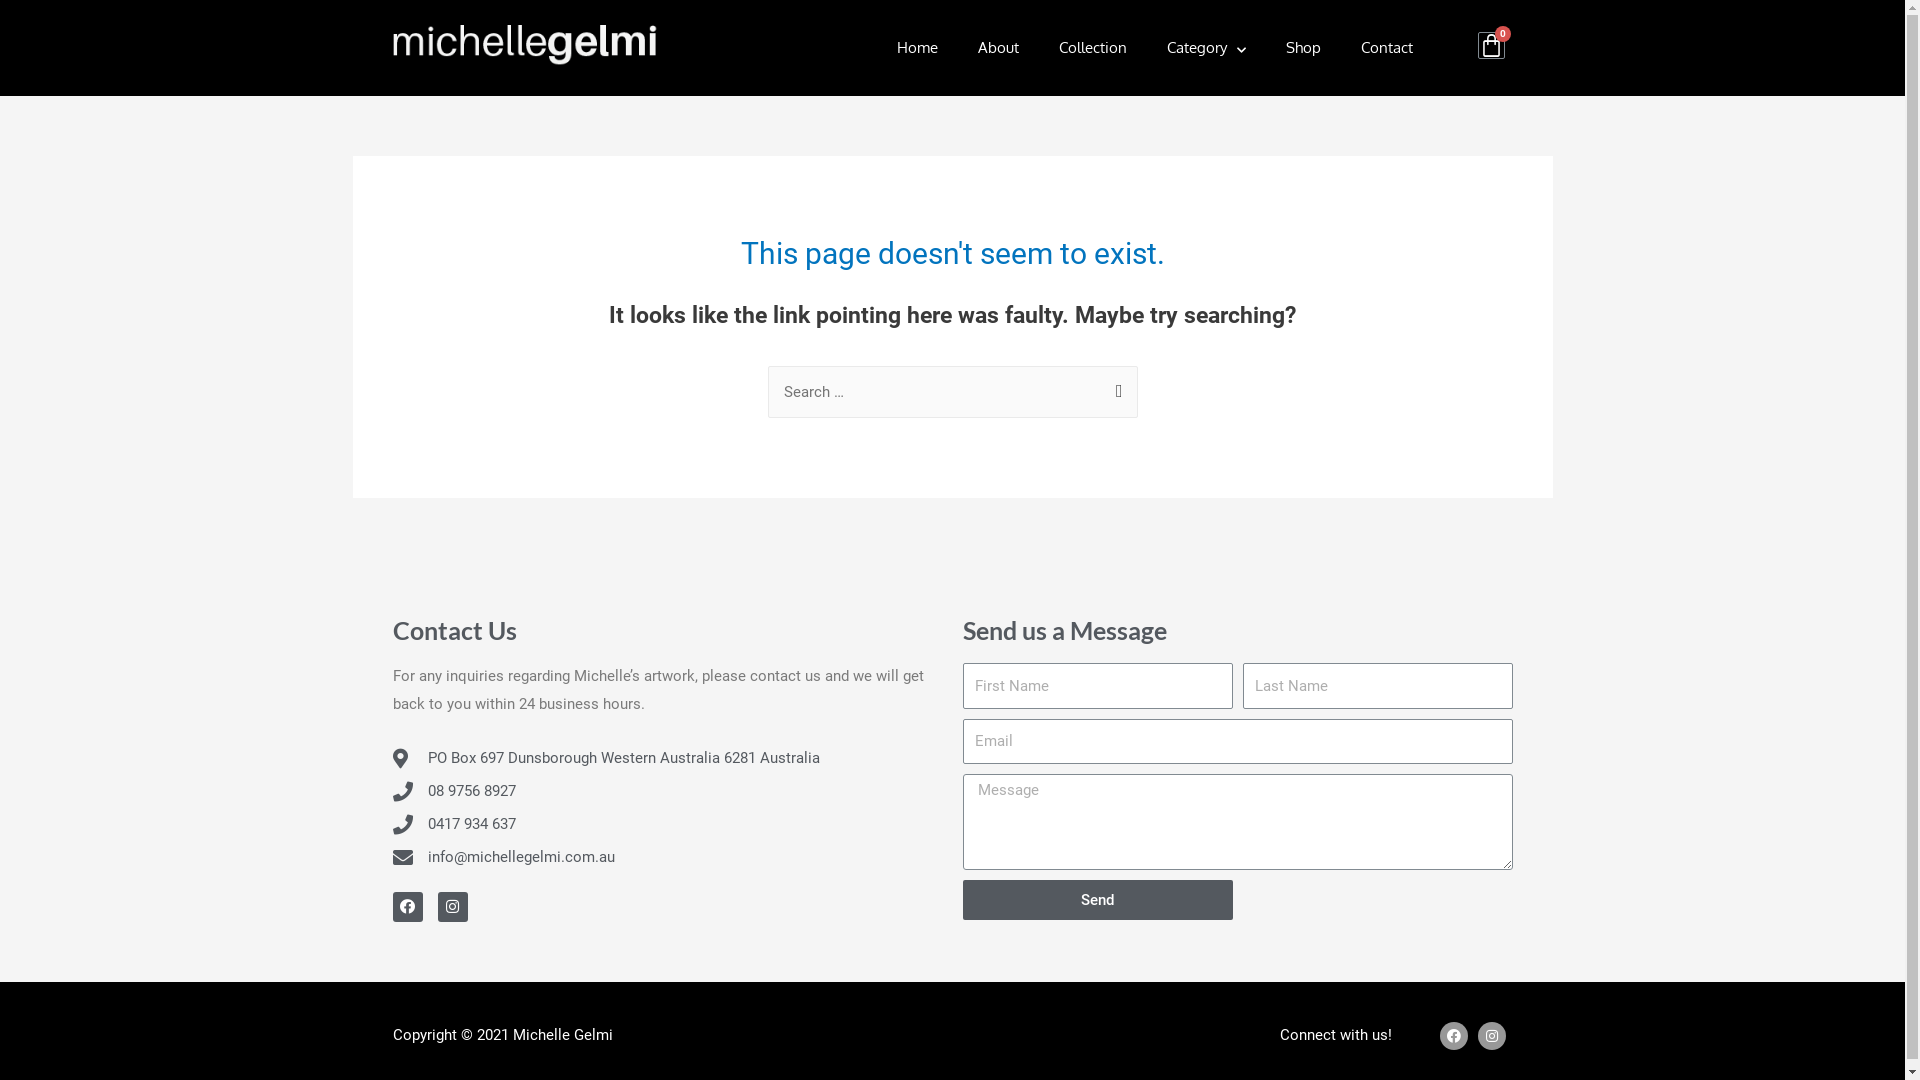 Image resolution: width=1920 pixels, height=1080 pixels. I want to click on 'Contact', so click(1386, 46).